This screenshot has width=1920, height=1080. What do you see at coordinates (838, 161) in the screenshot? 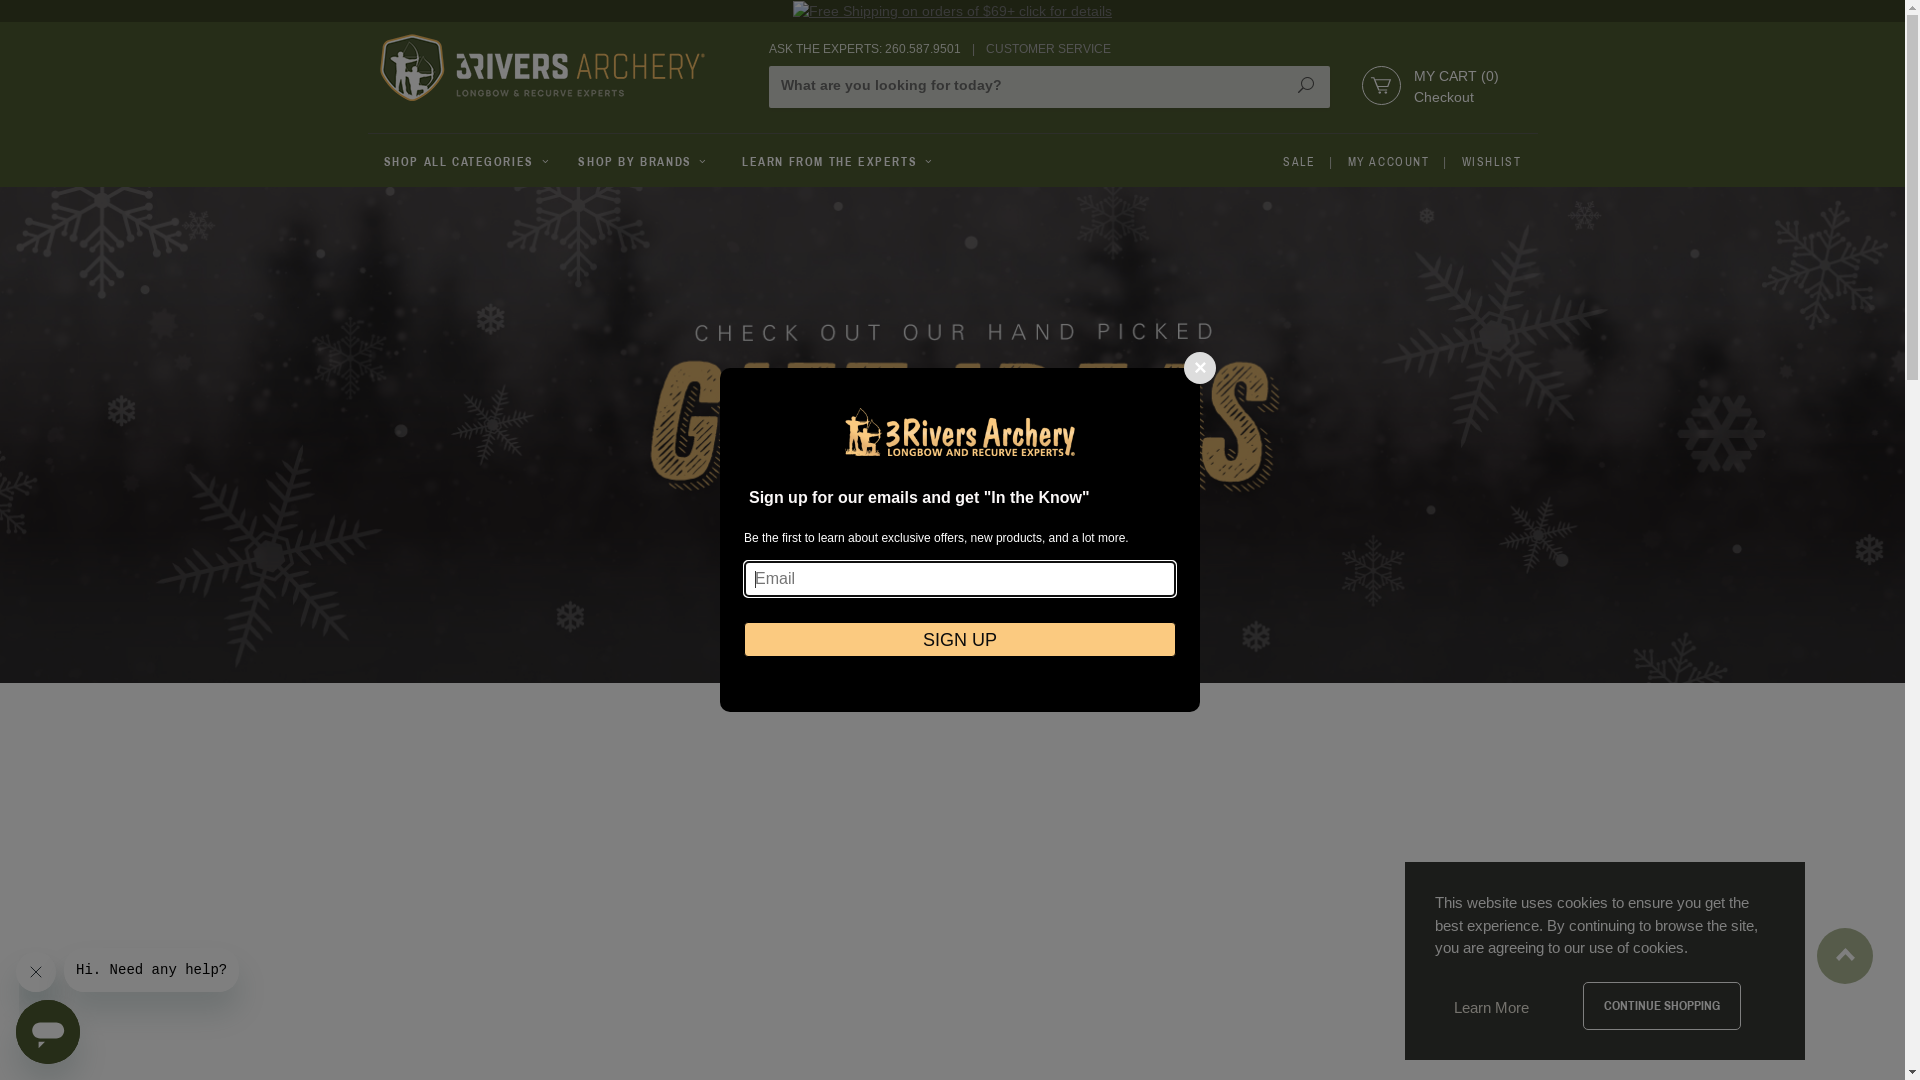
I see `'LEARN FROM THE EXPERTS'` at bounding box center [838, 161].